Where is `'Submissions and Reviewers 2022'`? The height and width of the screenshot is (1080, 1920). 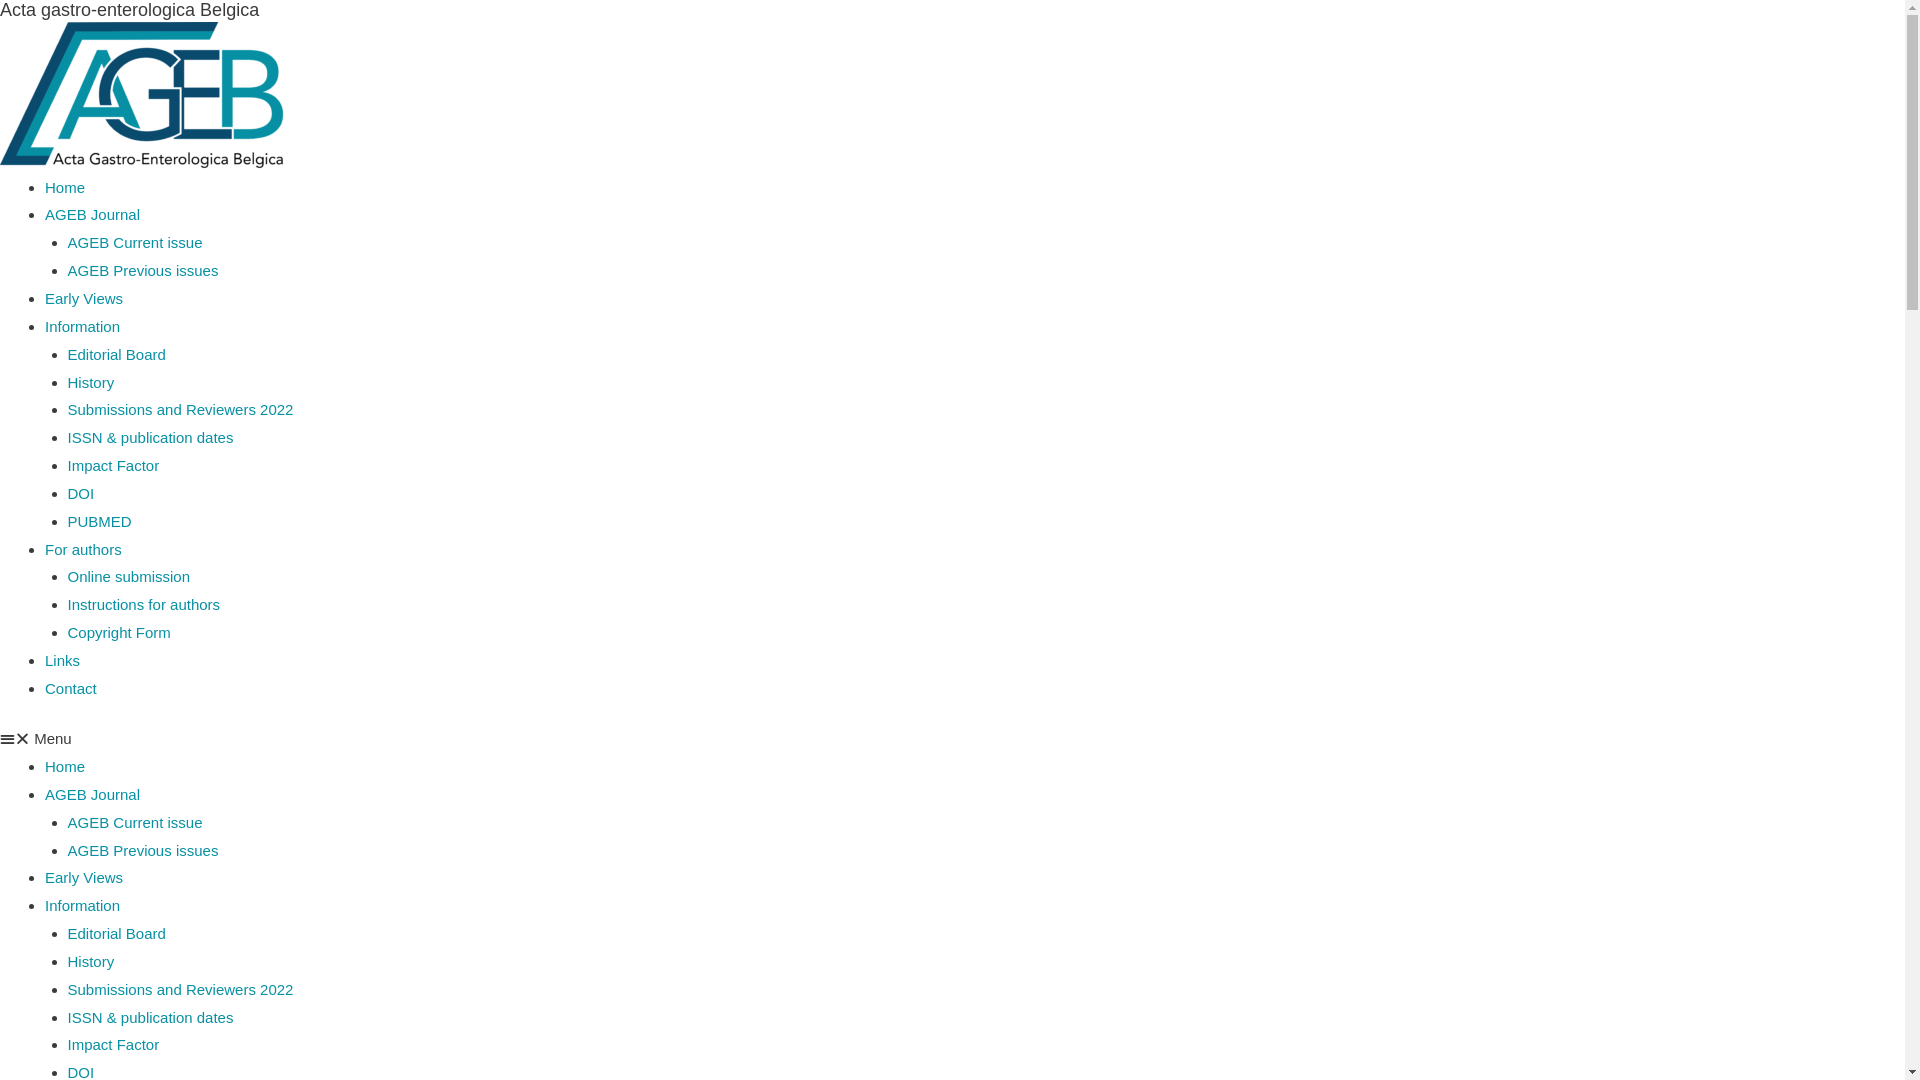 'Submissions and Reviewers 2022' is located at coordinates (67, 408).